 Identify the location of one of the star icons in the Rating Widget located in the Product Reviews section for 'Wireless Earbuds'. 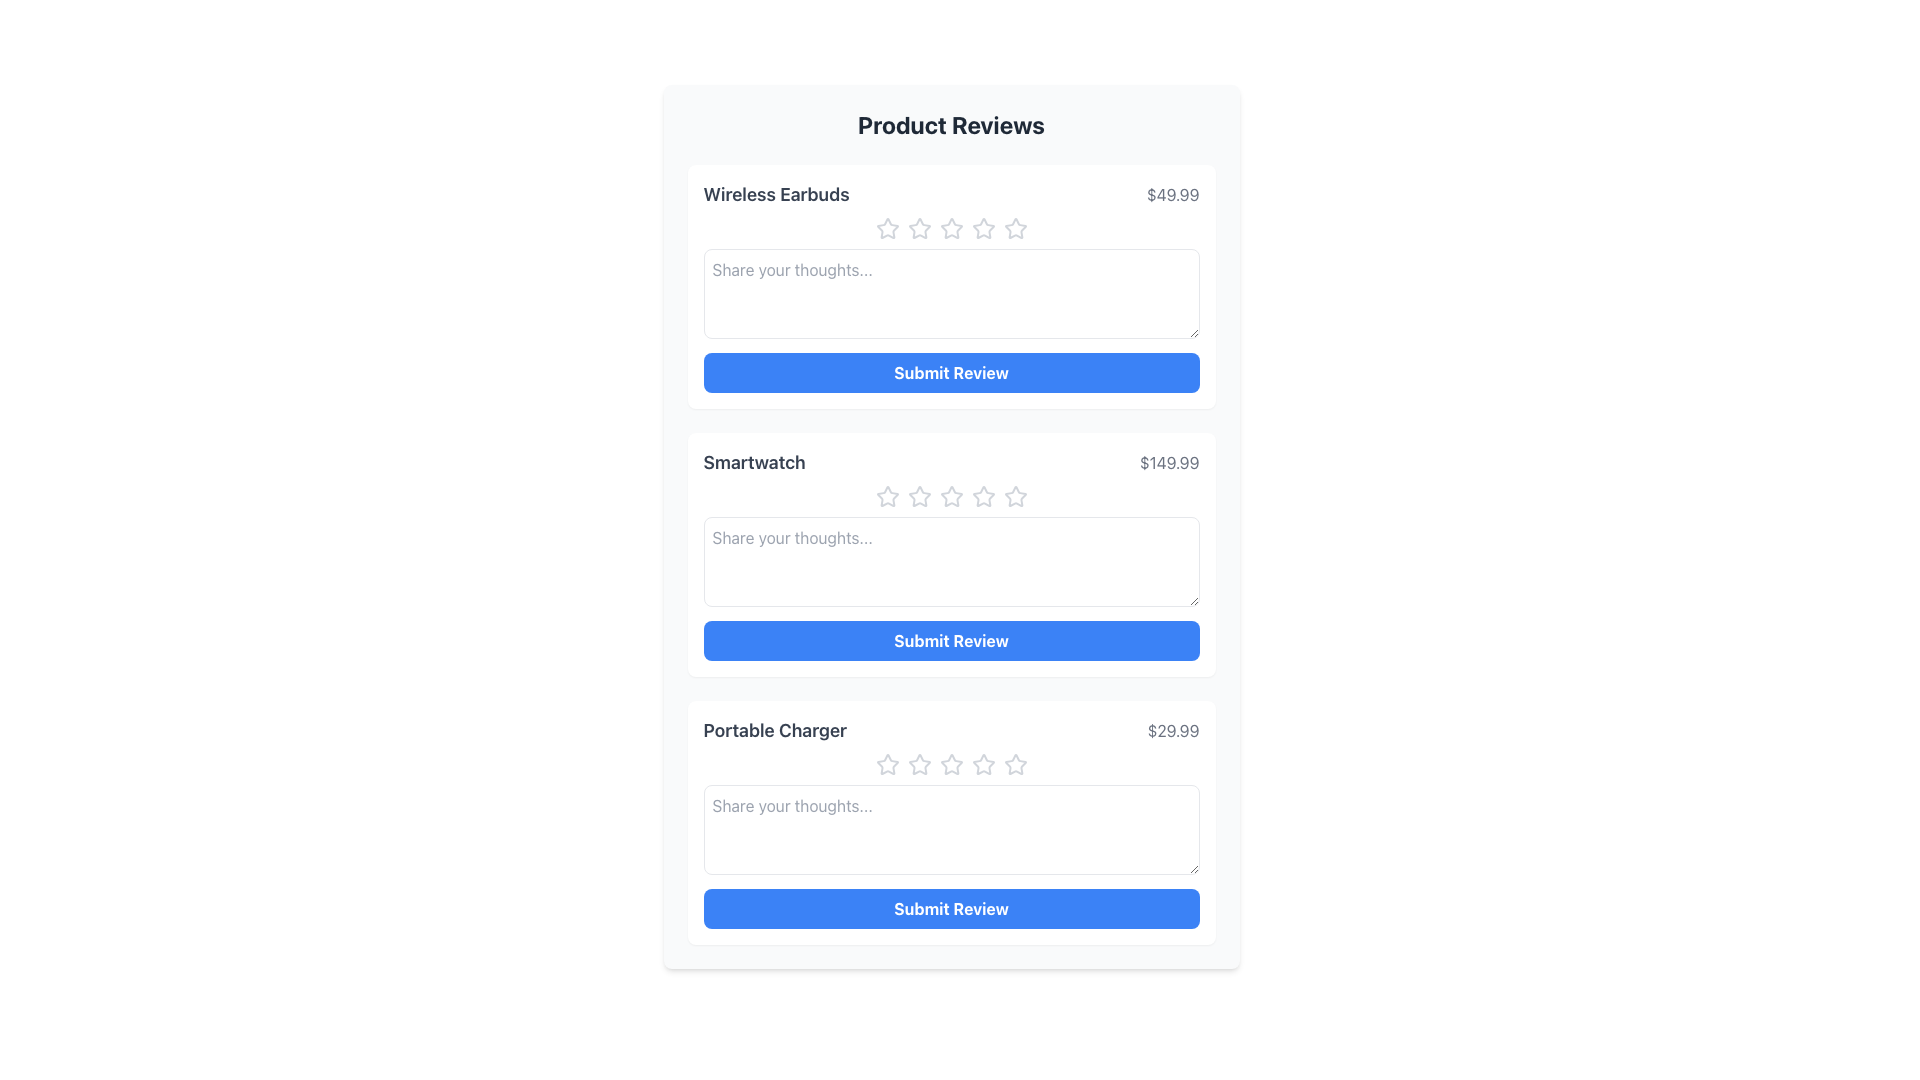
(950, 227).